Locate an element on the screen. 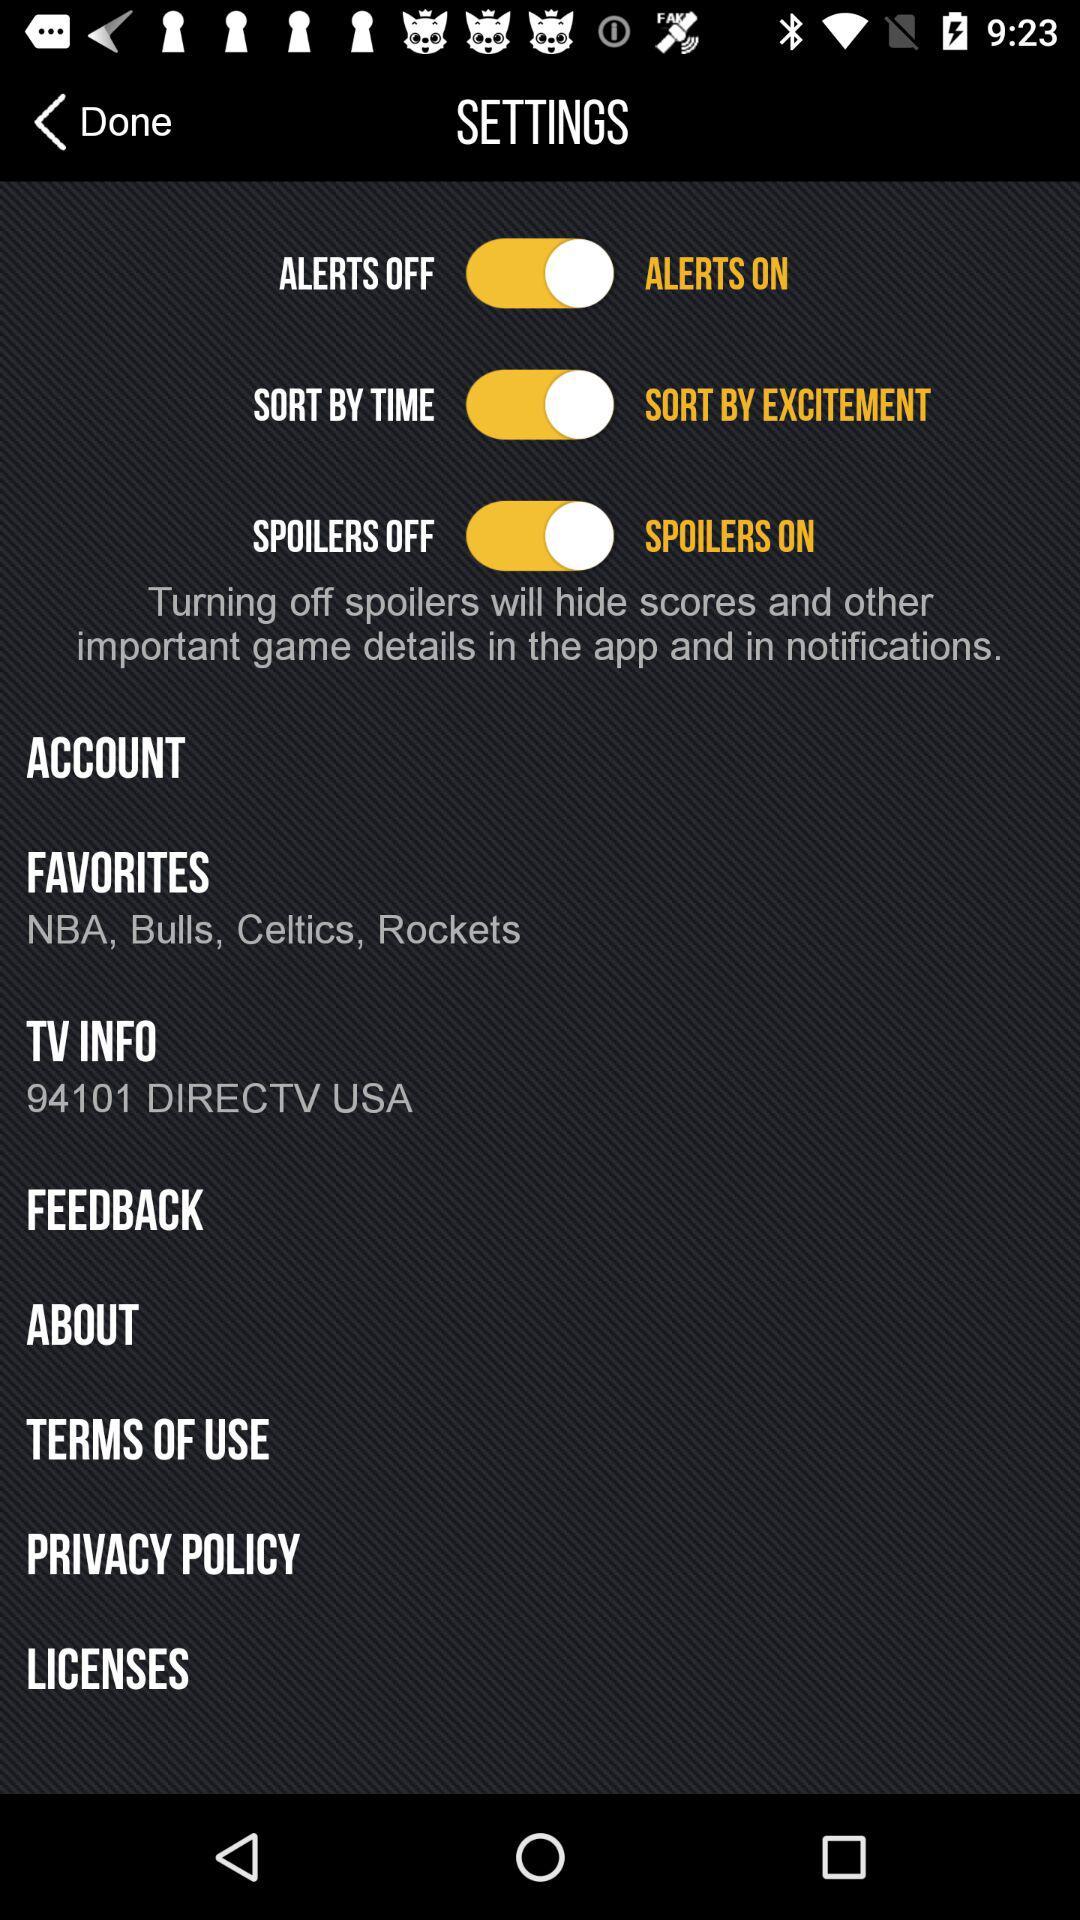  the item above sort by excitement is located at coordinates (849, 272).